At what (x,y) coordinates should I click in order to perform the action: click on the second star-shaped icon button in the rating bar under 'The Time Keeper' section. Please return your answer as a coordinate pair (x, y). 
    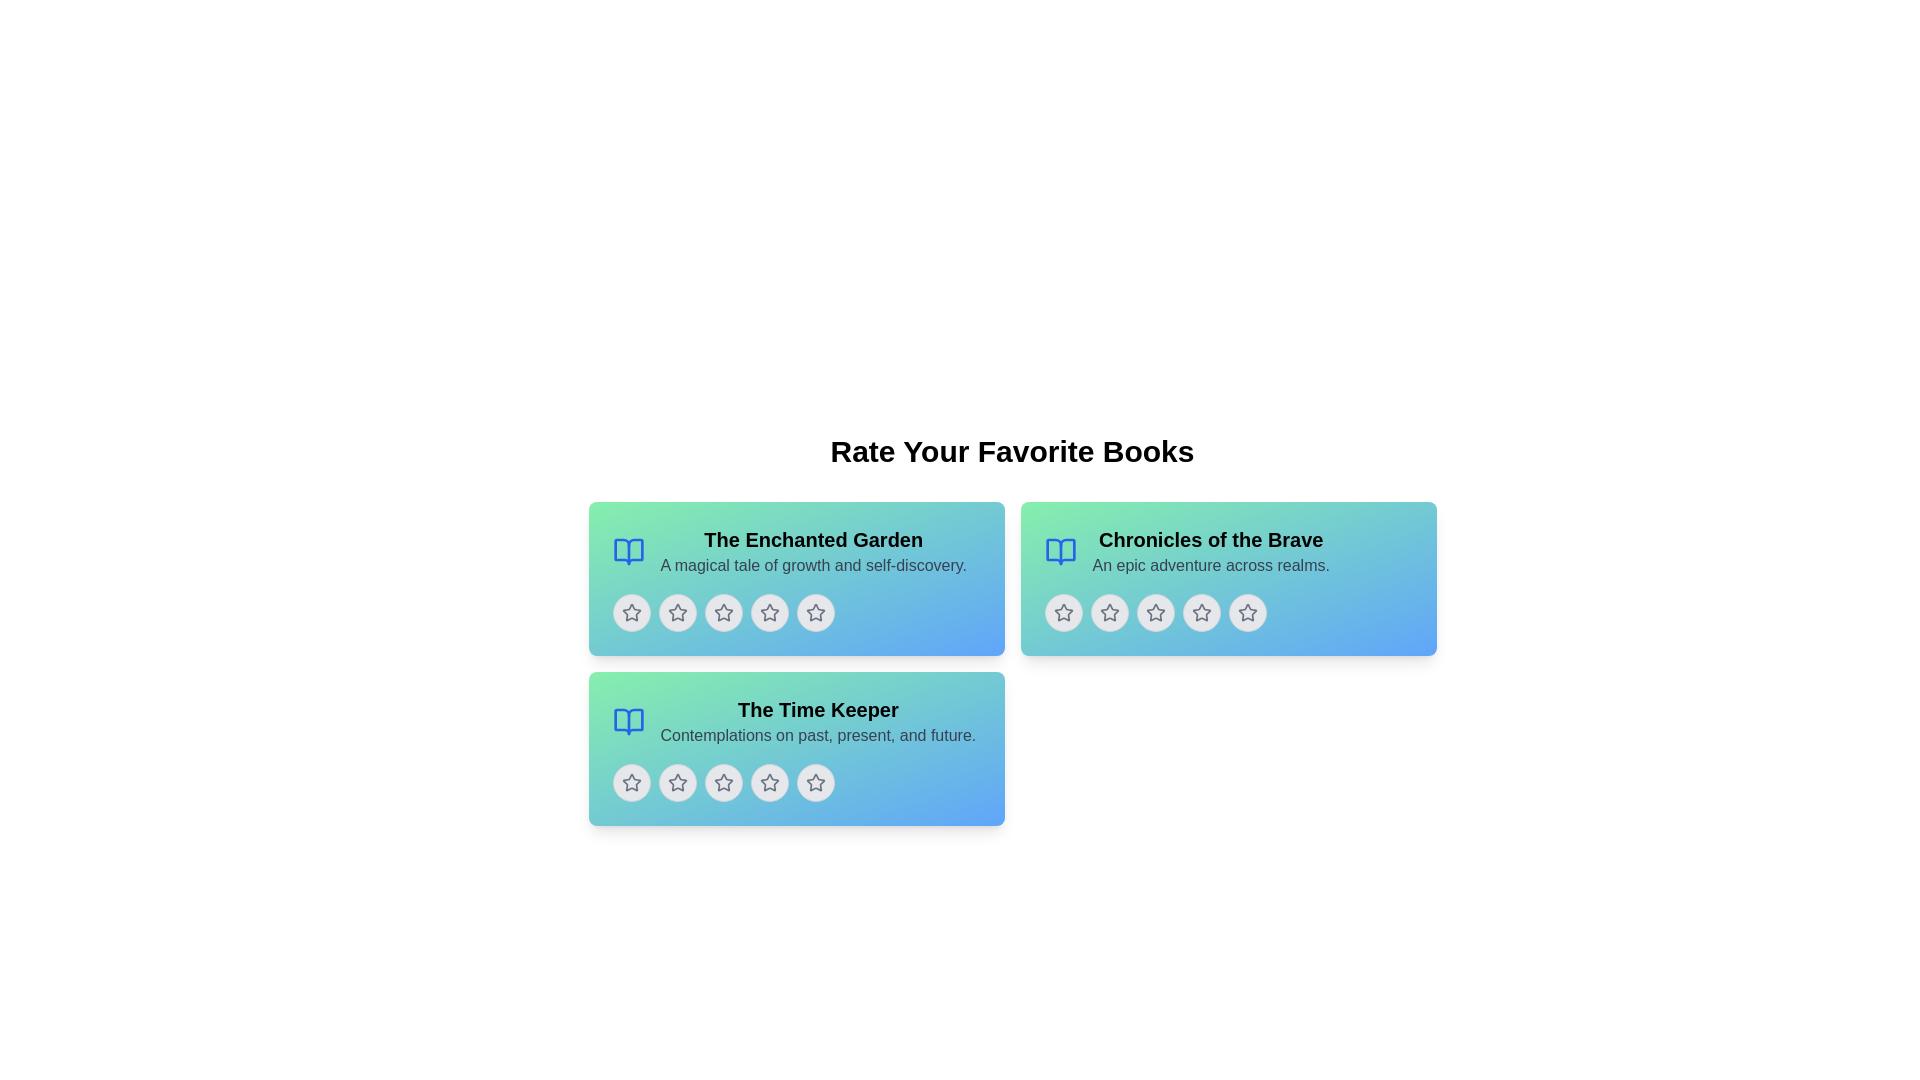
    Looking at the image, I should click on (722, 782).